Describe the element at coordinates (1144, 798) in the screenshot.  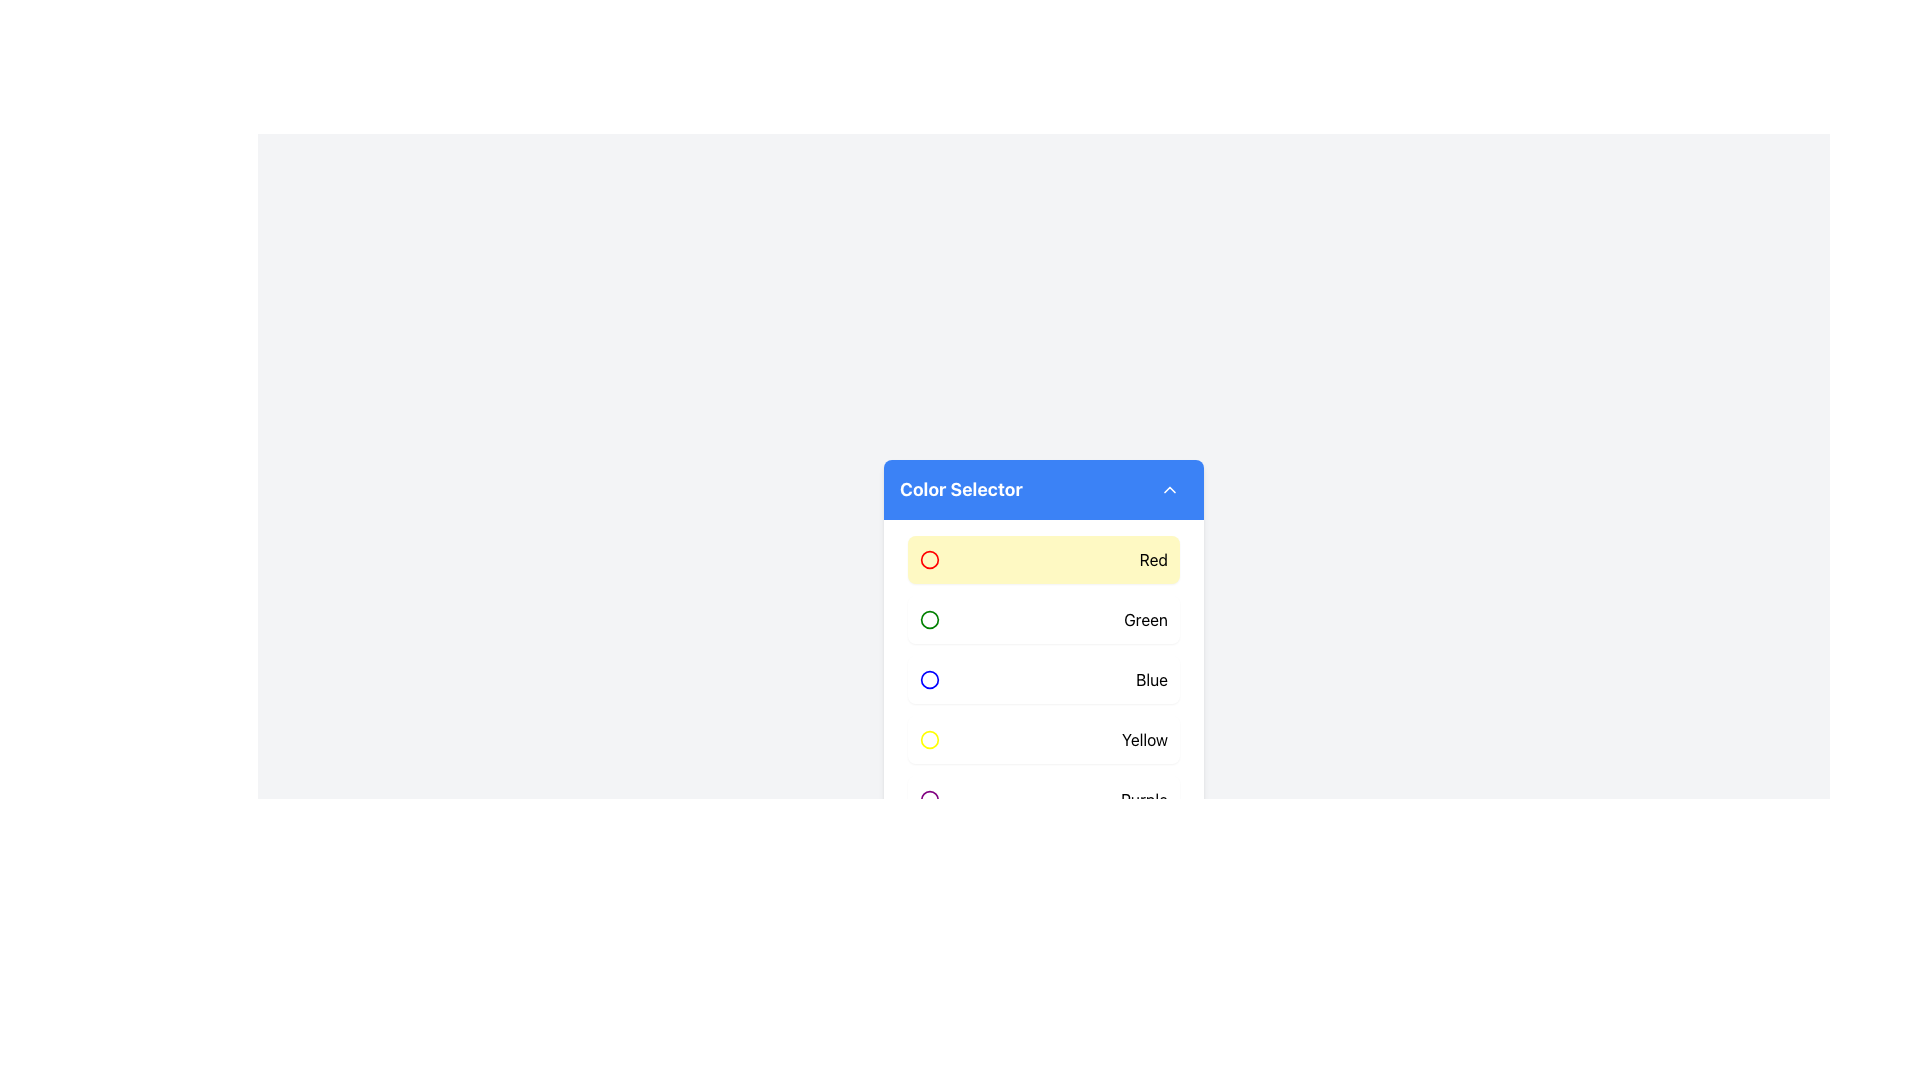
I see `the text label displaying 'Purple' in black font, which is the last entry in the dropdown list under the 'Color Selector' title bar` at that location.